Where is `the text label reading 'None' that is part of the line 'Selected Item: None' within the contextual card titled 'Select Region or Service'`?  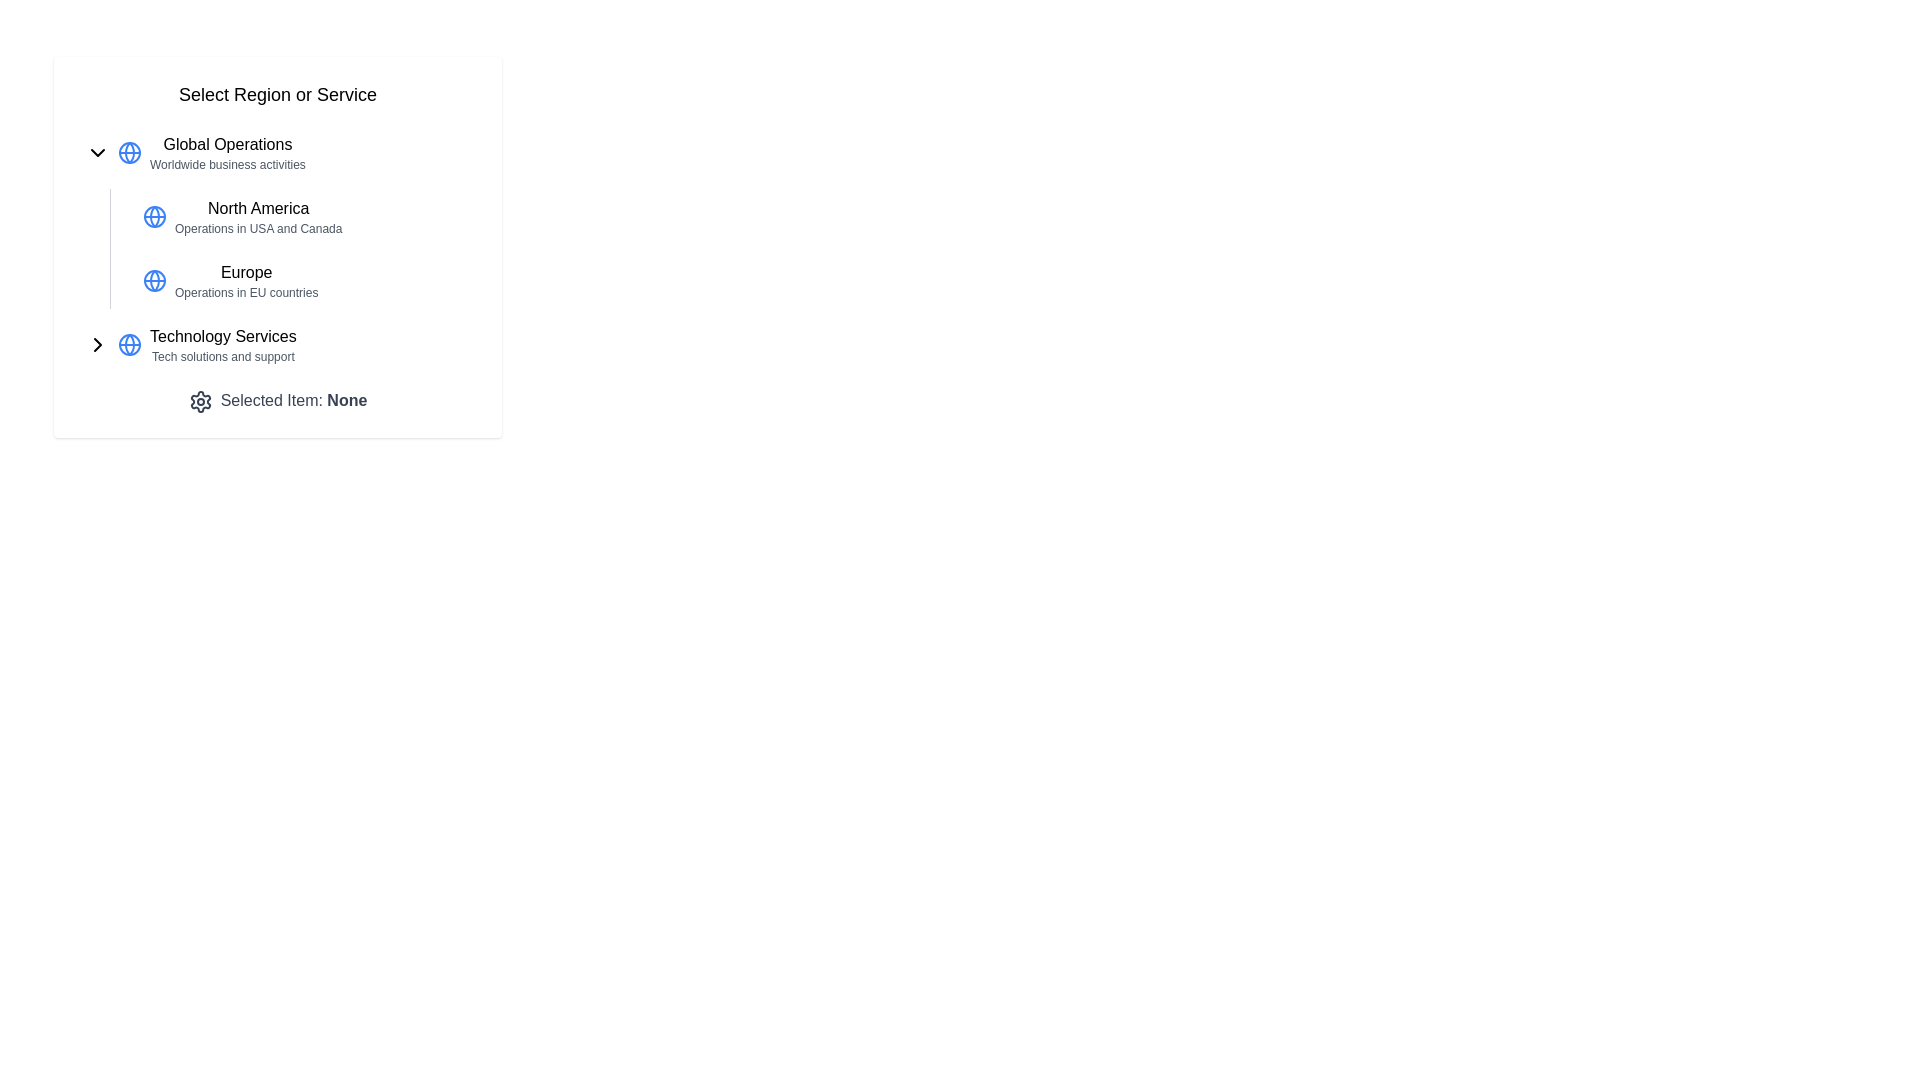
the text label reading 'None' that is part of the line 'Selected Item: None' within the contextual card titled 'Select Region or Service' is located at coordinates (347, 400).